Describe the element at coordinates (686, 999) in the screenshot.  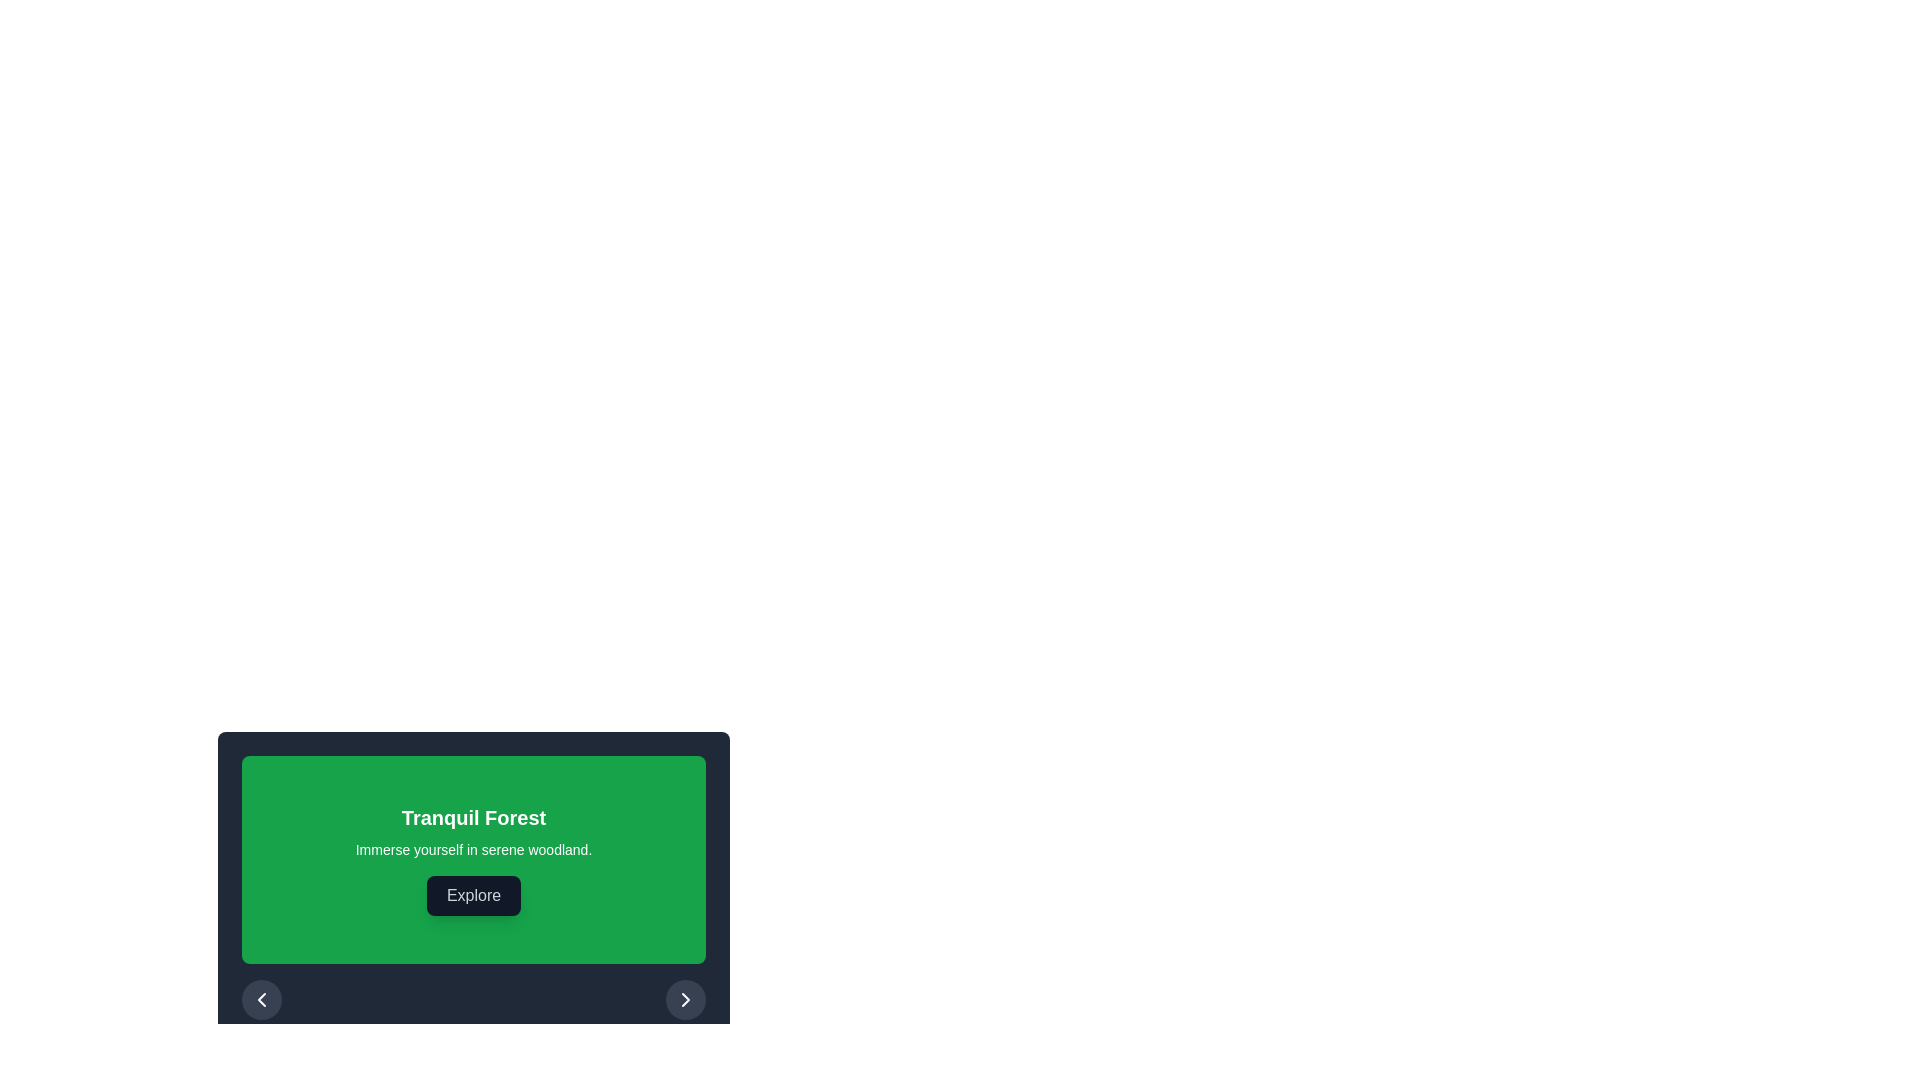
I see `the small circular button with a dark background and a white right-pointing chevron icon in its center` at that location.